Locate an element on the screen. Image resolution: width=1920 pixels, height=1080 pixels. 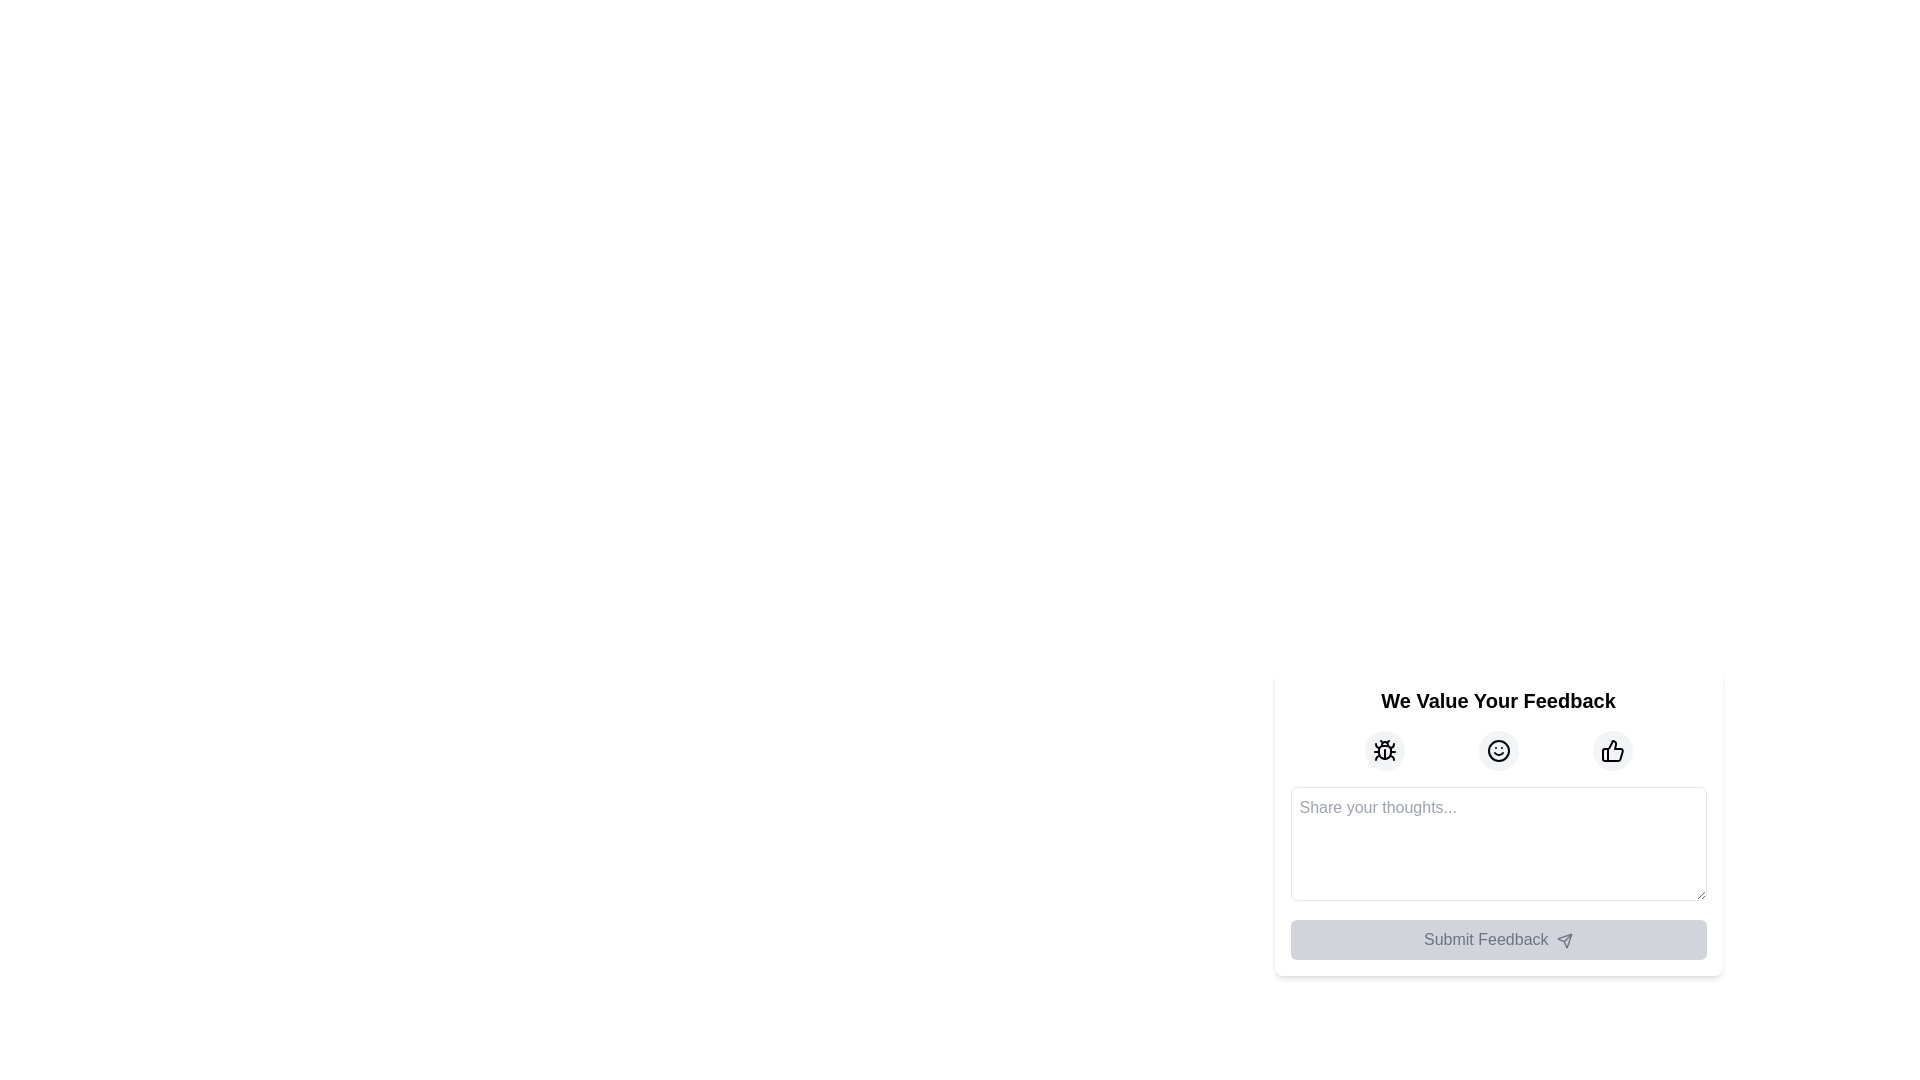
the circular smiley icon with a rounded appearance and a smiley face symbol located at the center of a horizontal group of three similar icons is located at coordinates (1498, 751).